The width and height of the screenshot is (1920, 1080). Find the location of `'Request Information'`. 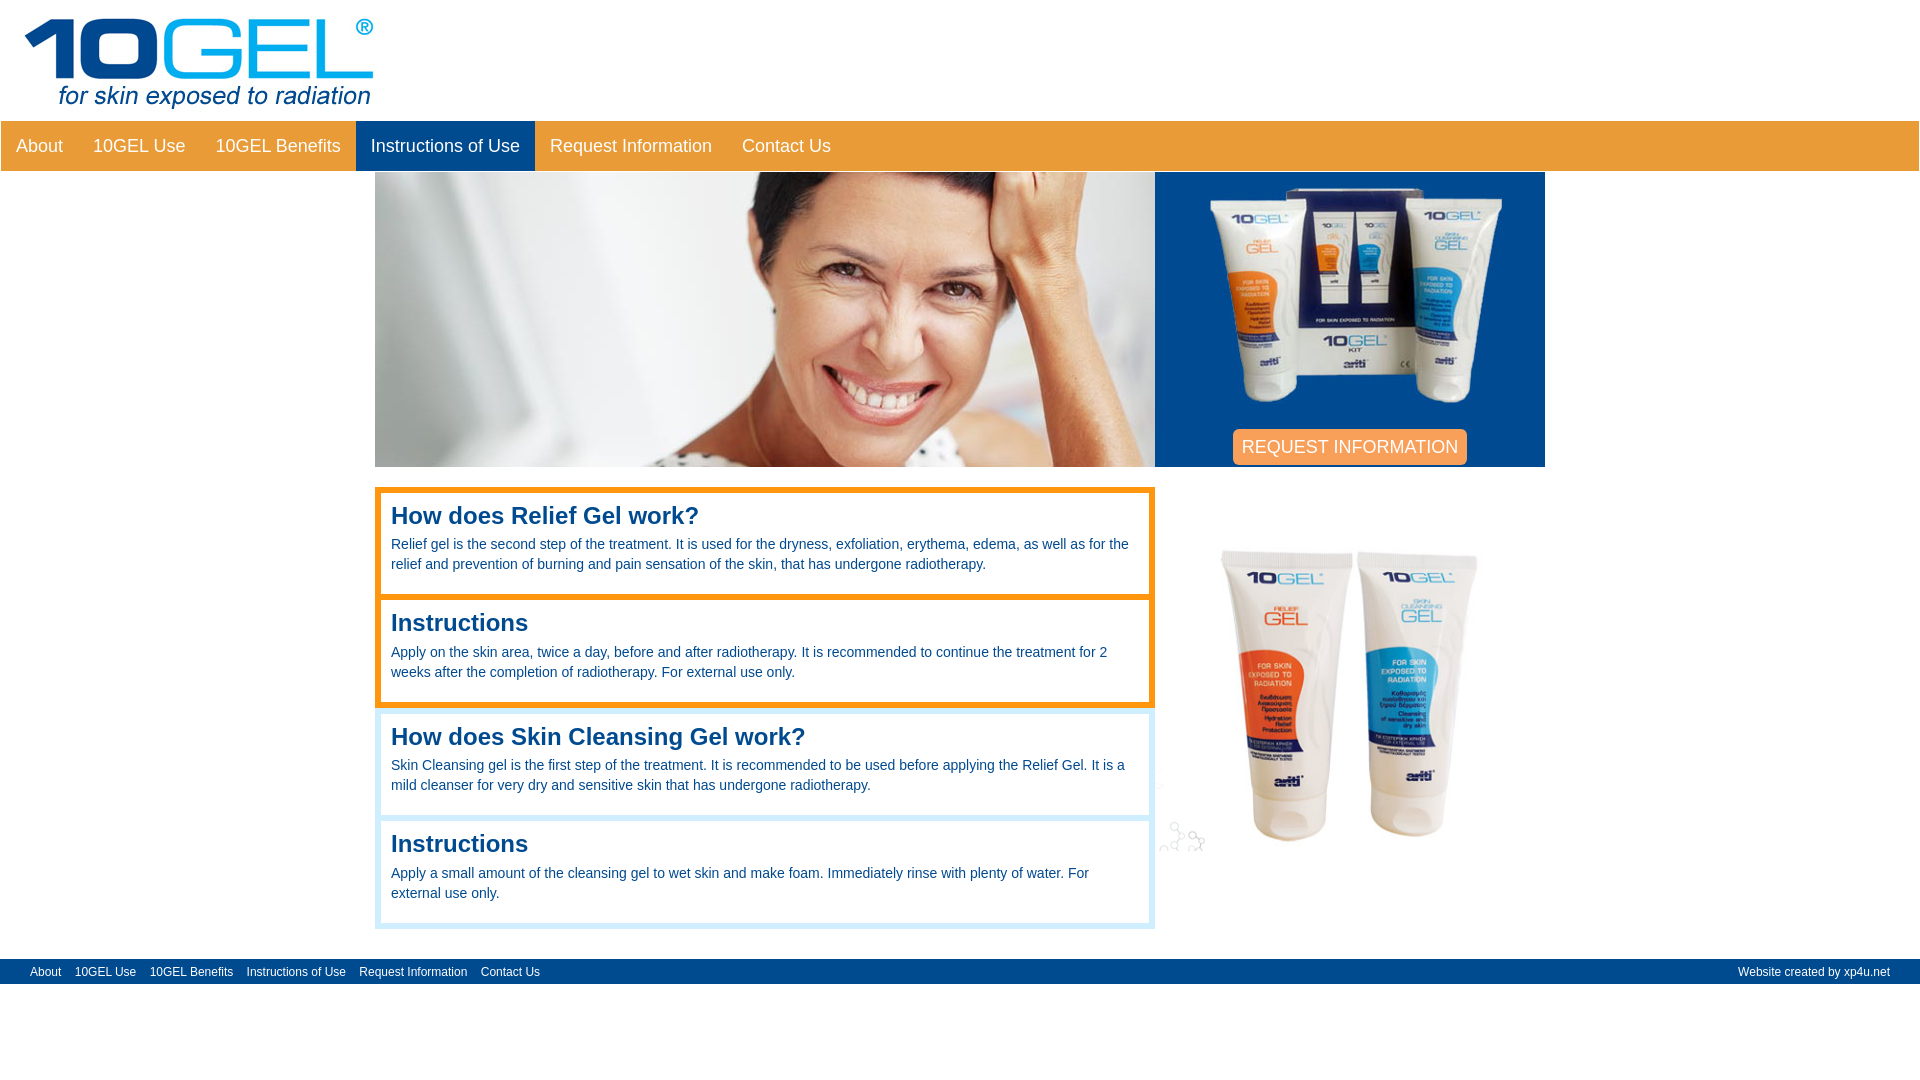

'Request Information' is located at coordinates (629, 145).